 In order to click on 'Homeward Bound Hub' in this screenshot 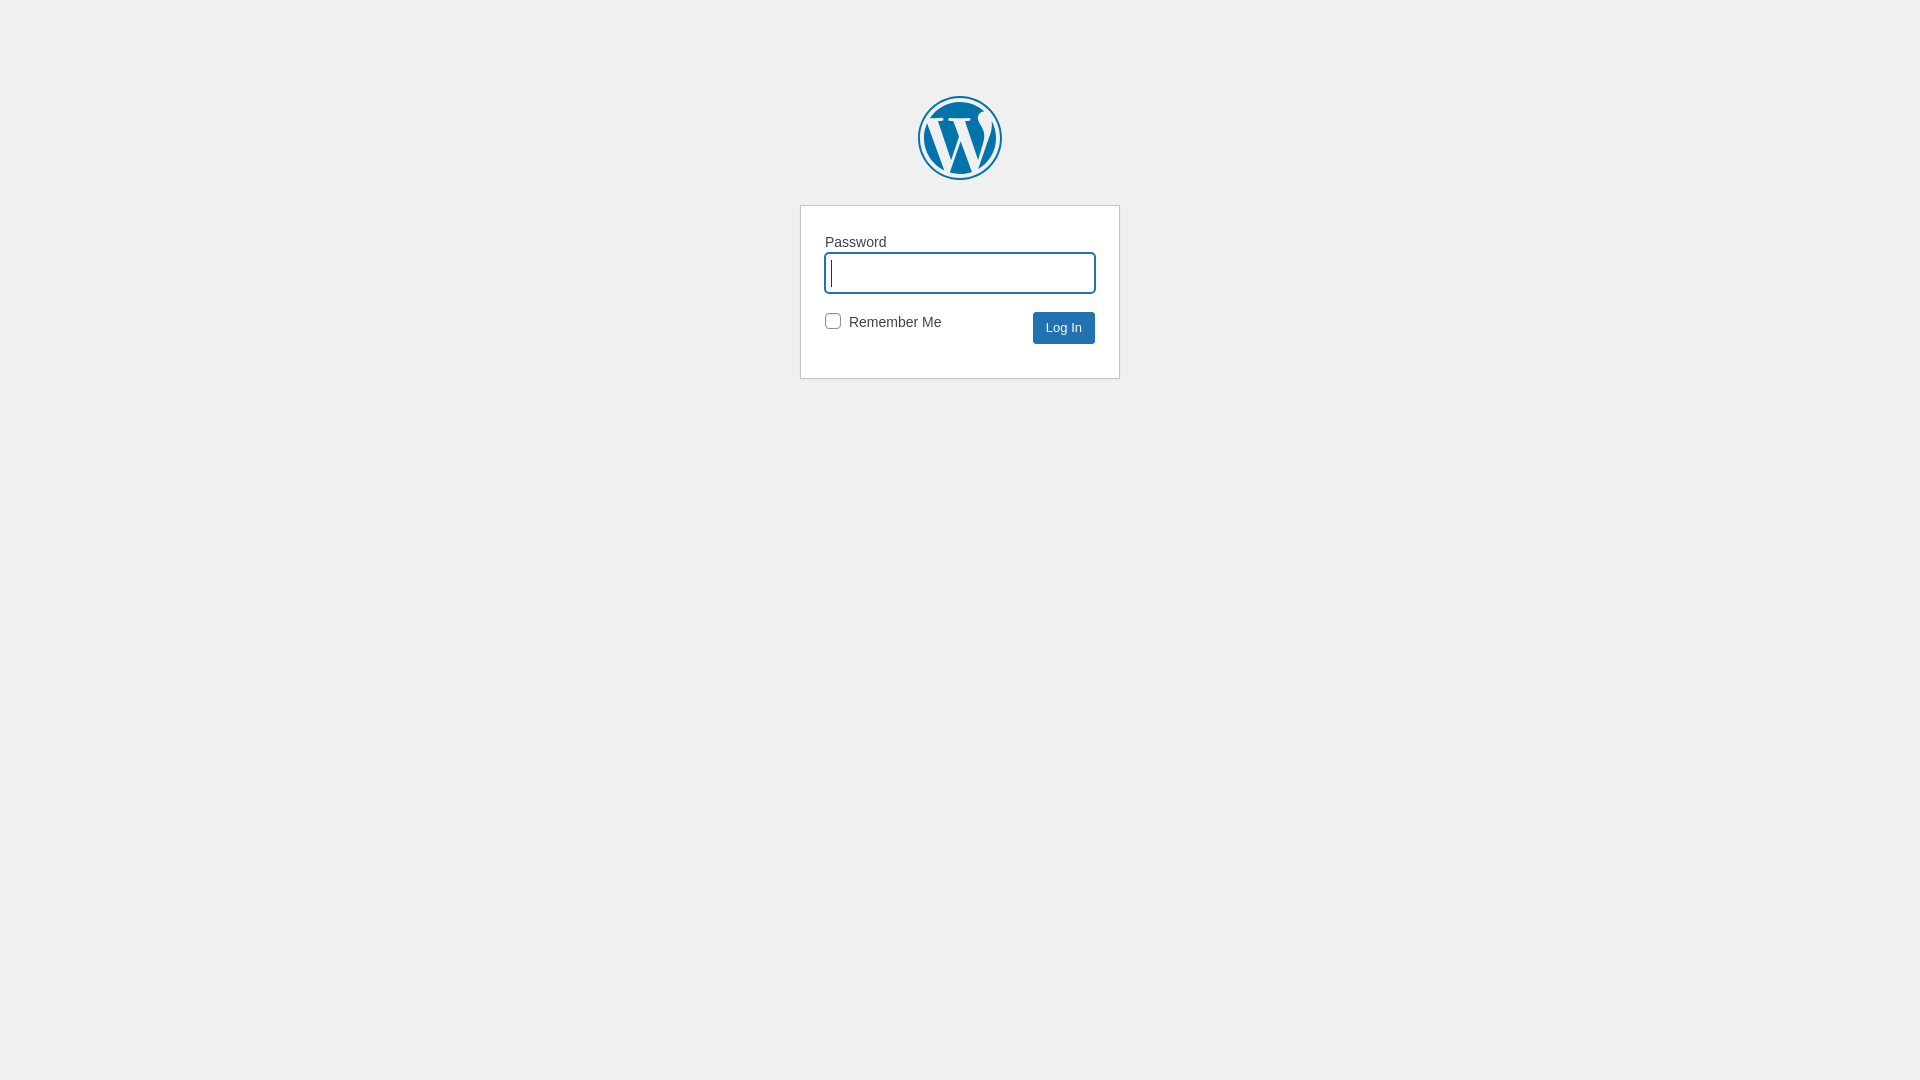, I will do `click(960, 137)`.